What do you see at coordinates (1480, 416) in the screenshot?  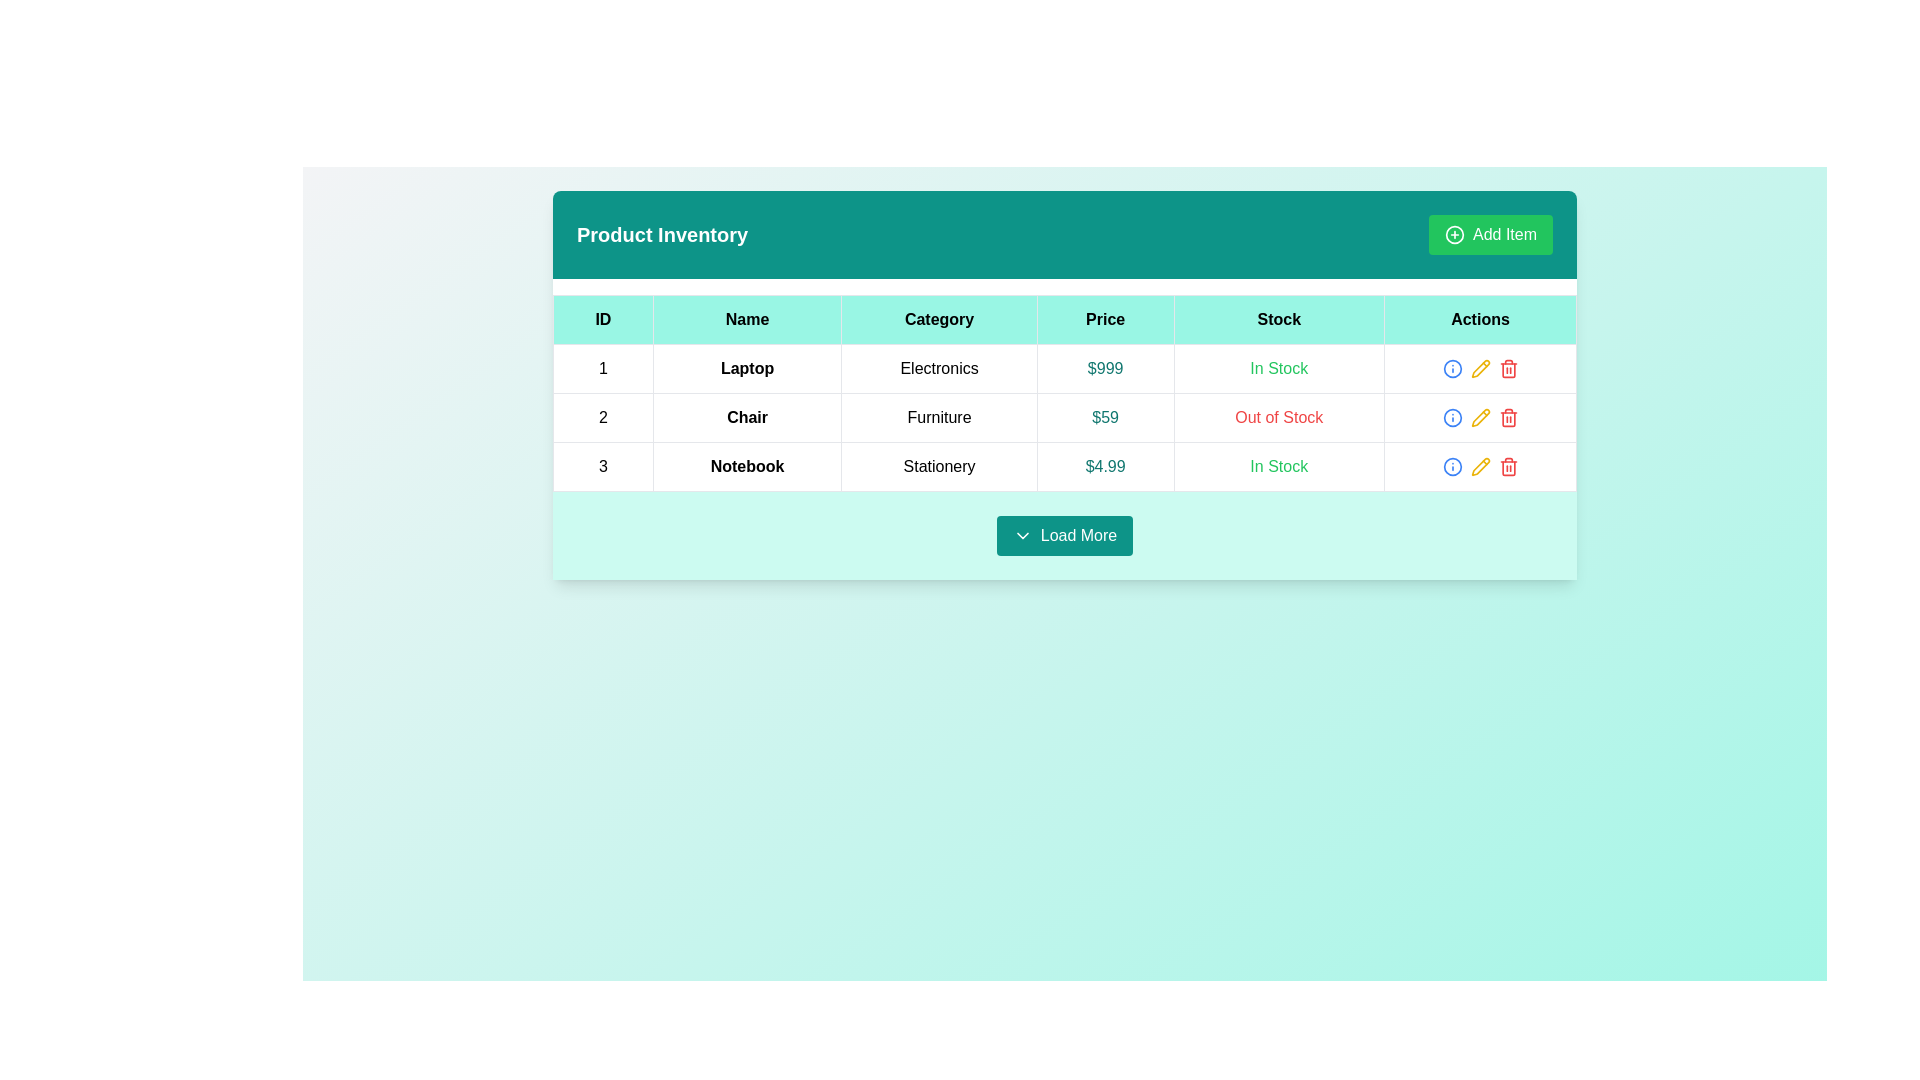 I see `the first yellow pencil icon located in the 'Actions' column of the second row for the 'Chair' item to initiate editing` at bounding box center [1480, 416].